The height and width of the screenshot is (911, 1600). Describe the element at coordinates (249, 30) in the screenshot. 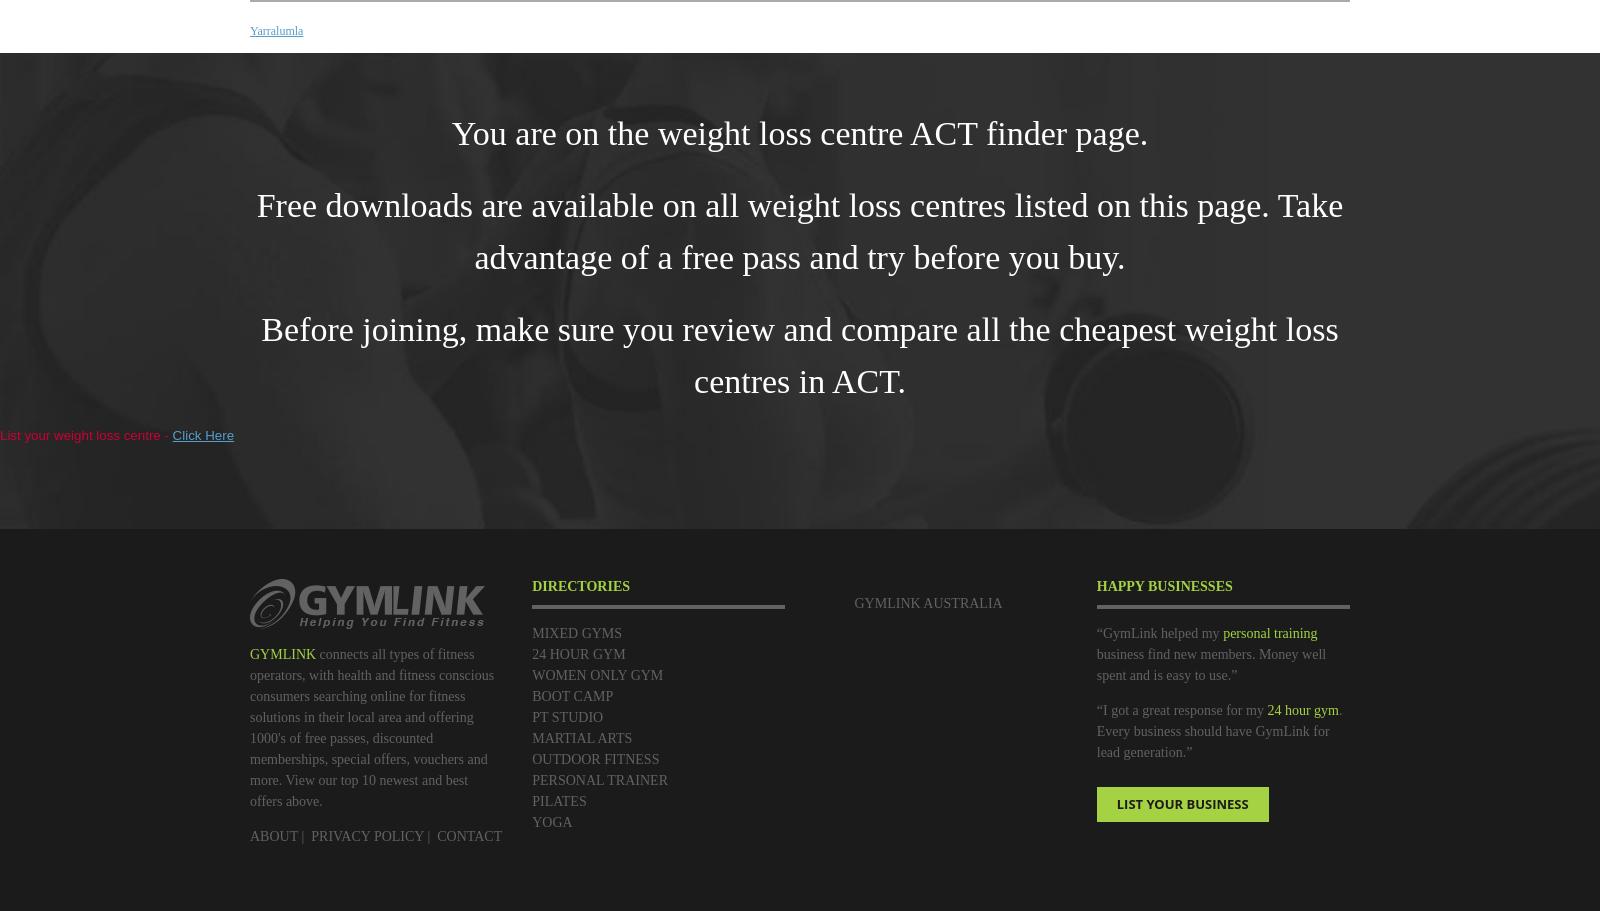

I see `'Yarralumla'` at that location.